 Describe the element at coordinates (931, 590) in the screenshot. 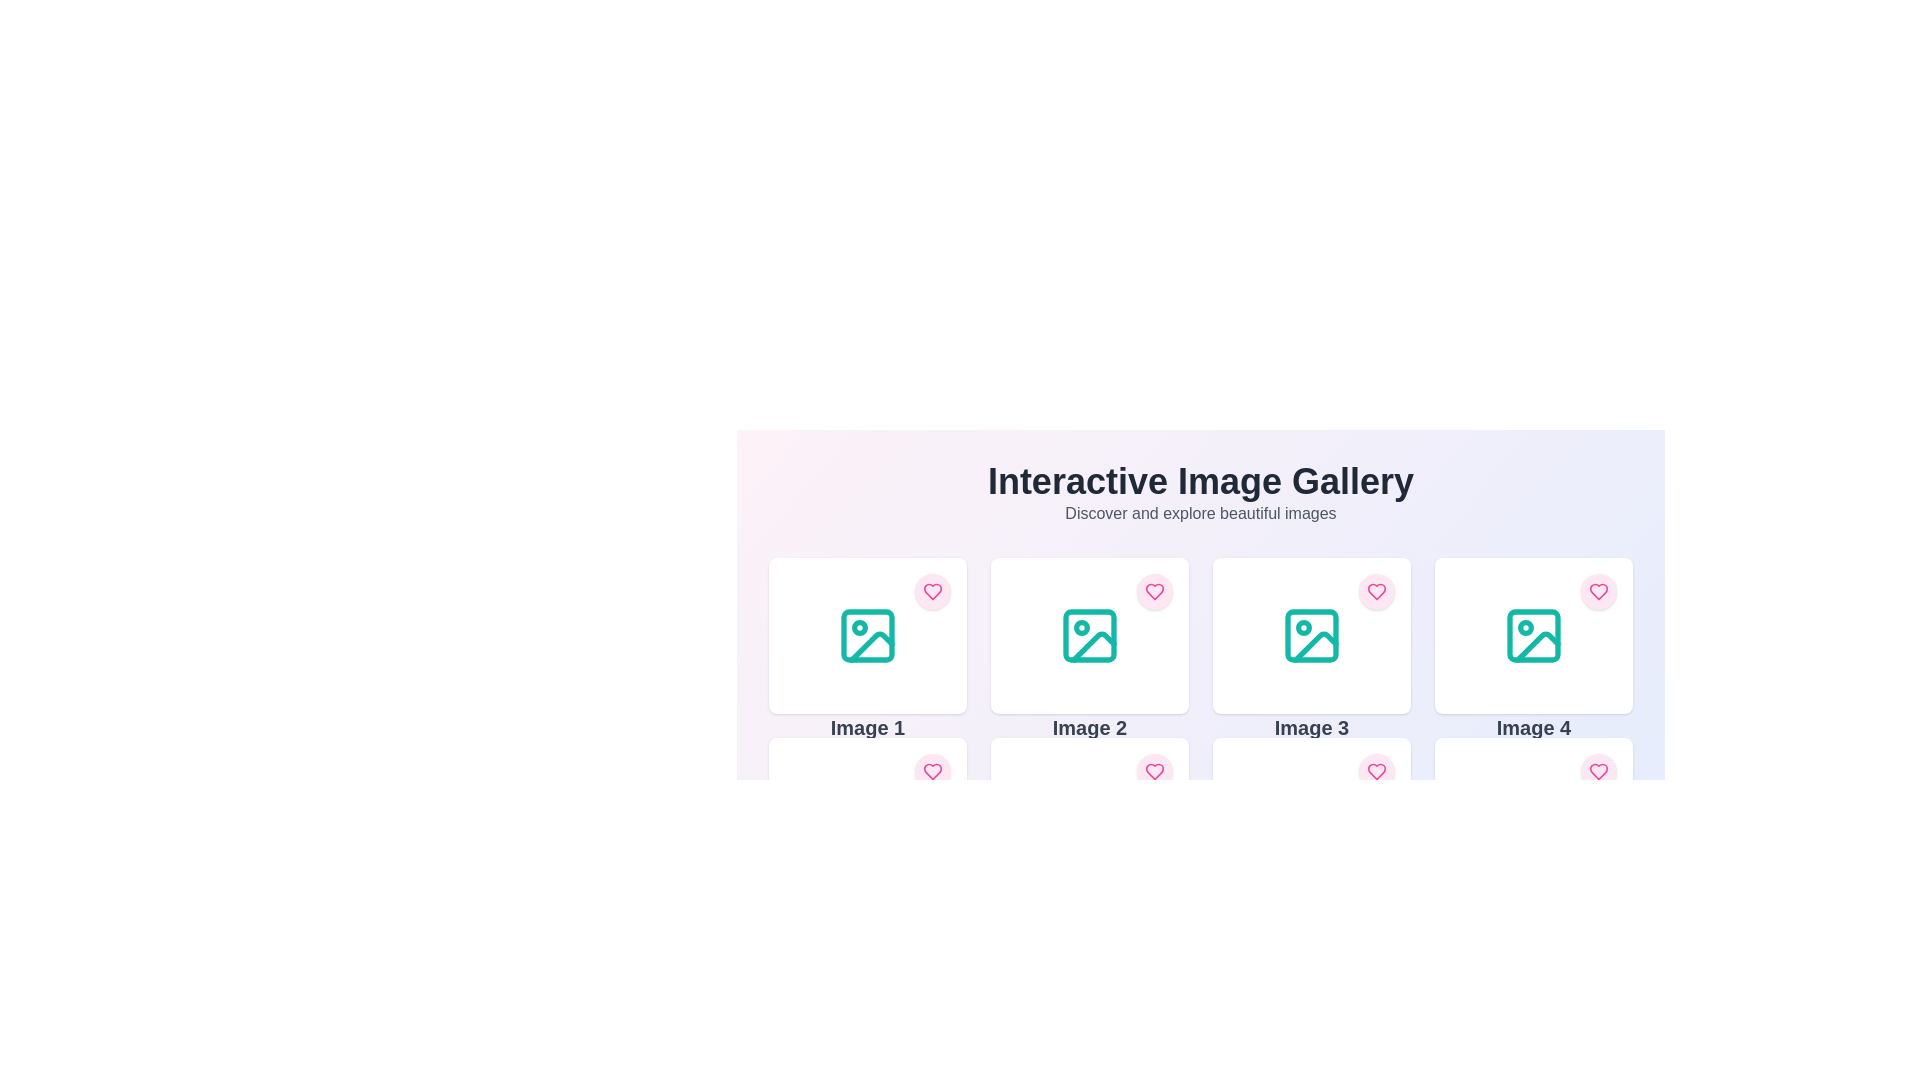

I see `the favorite button located in the top-right corner of the card labeled 'Image 1' in the gallery grid` at that location.